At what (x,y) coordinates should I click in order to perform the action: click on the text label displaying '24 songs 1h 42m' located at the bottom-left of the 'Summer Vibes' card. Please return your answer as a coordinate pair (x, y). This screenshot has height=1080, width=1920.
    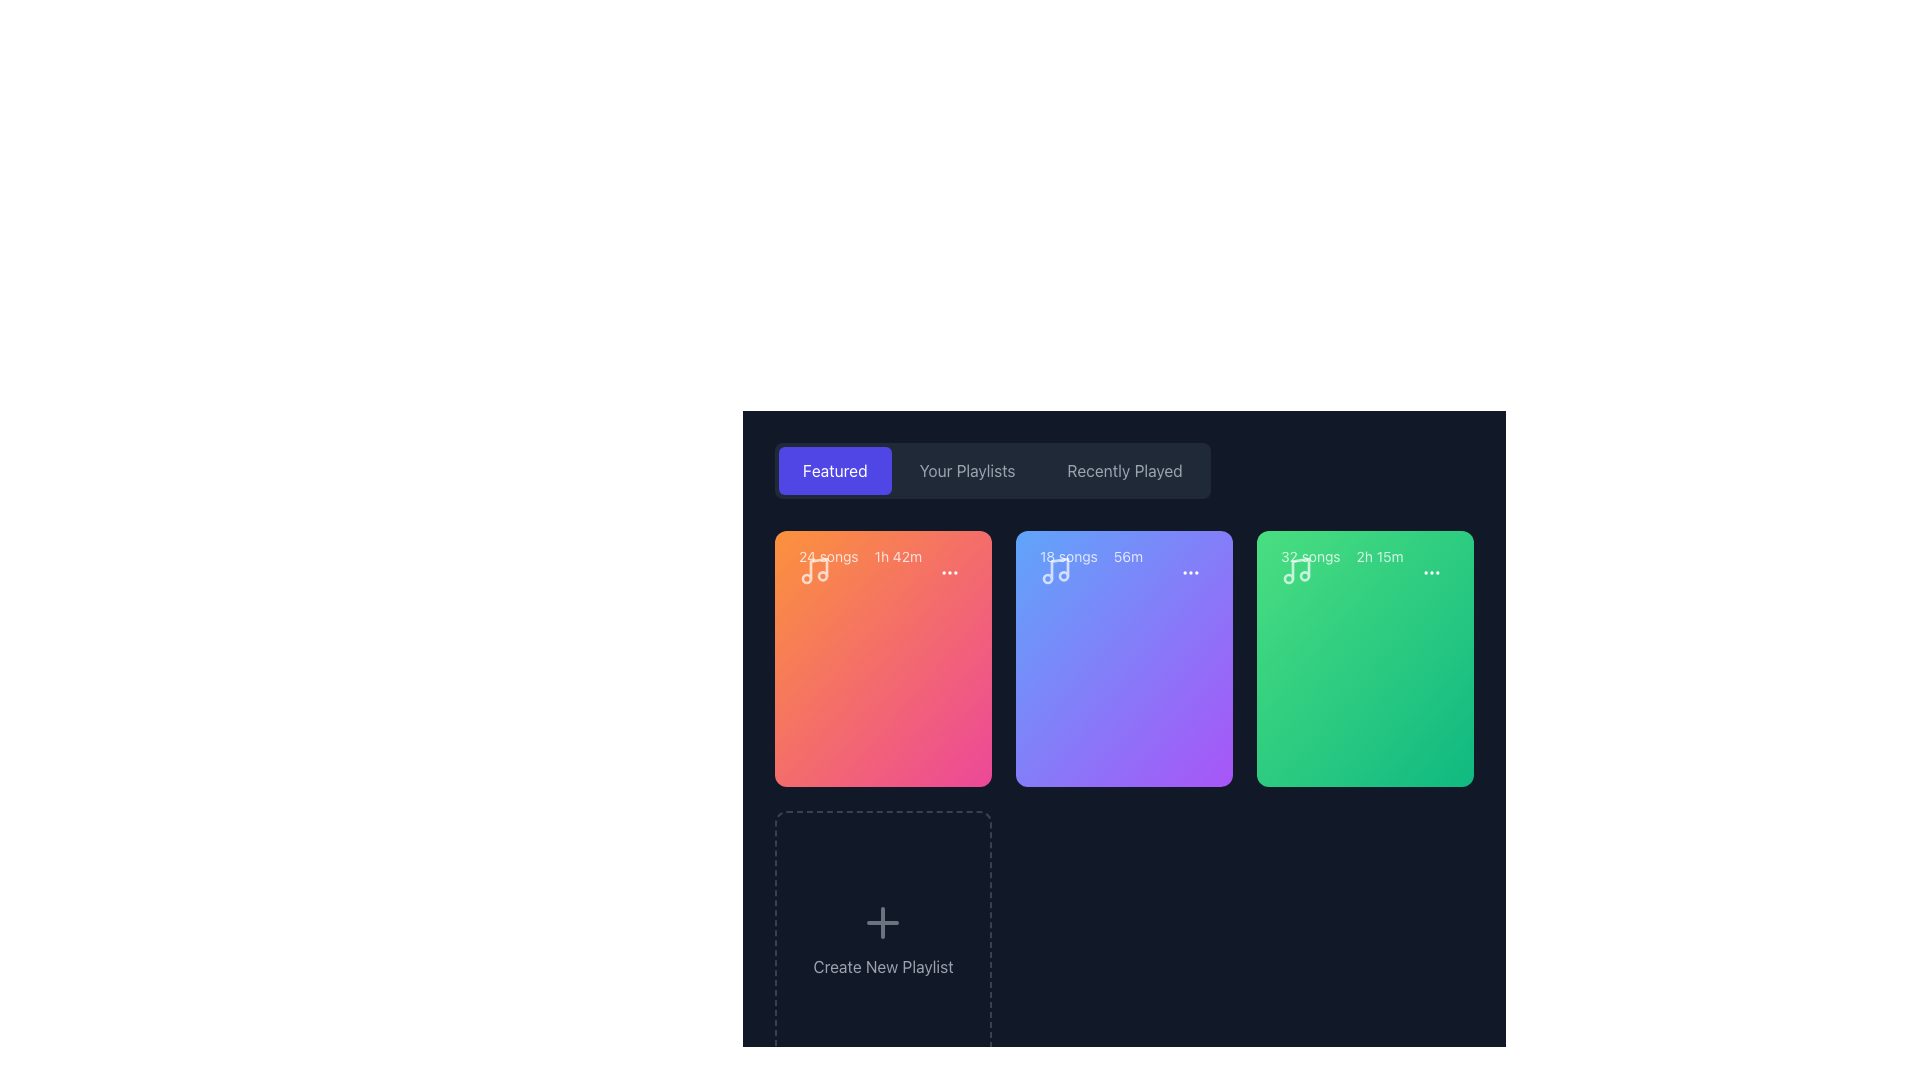
    Looking at the image, I should click on (860, 556).